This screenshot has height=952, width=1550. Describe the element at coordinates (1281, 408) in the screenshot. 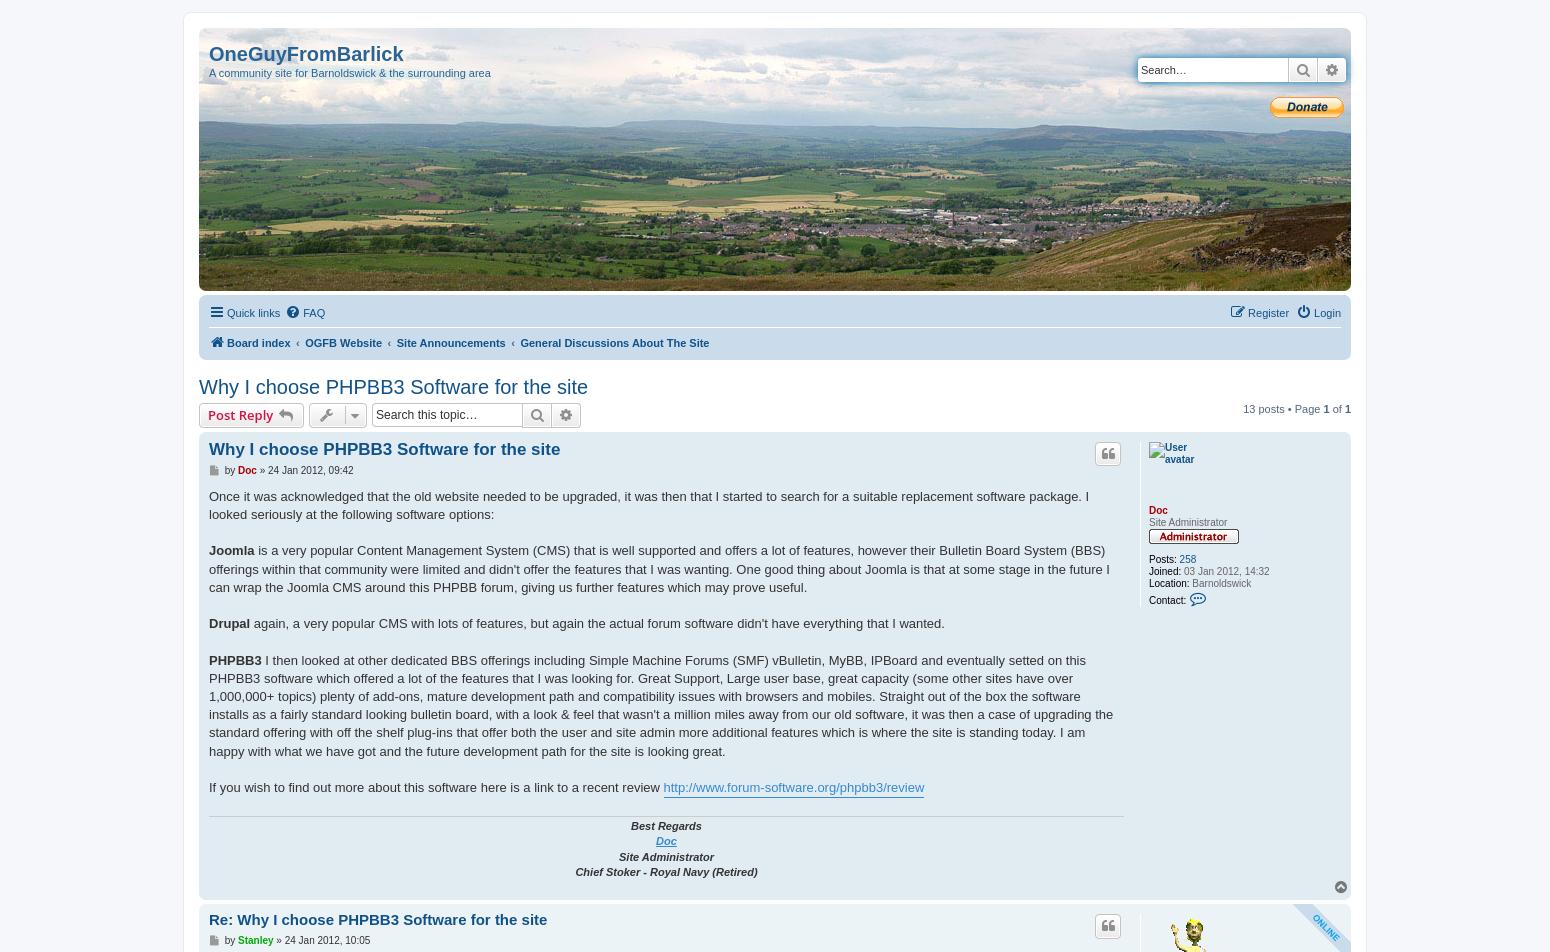

I see `'13 posts
							• Page'` at that location.